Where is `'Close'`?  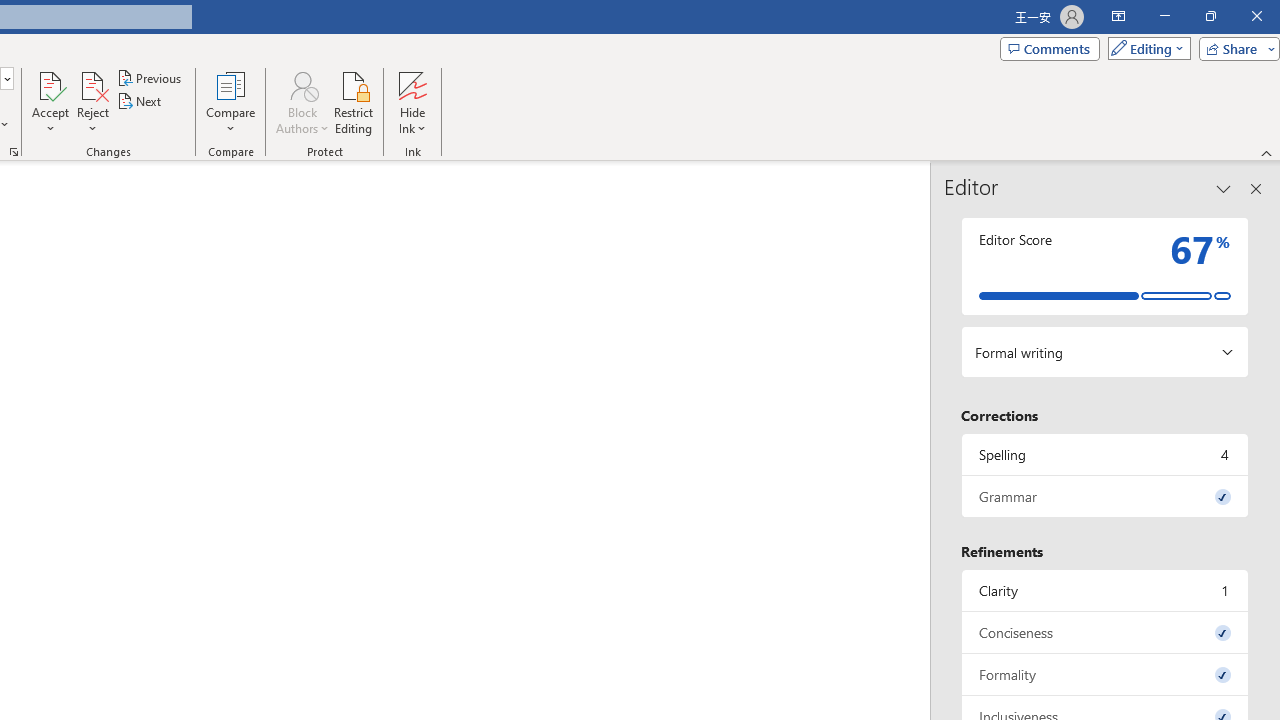
'Close' is located at coordinates (1255, 16).